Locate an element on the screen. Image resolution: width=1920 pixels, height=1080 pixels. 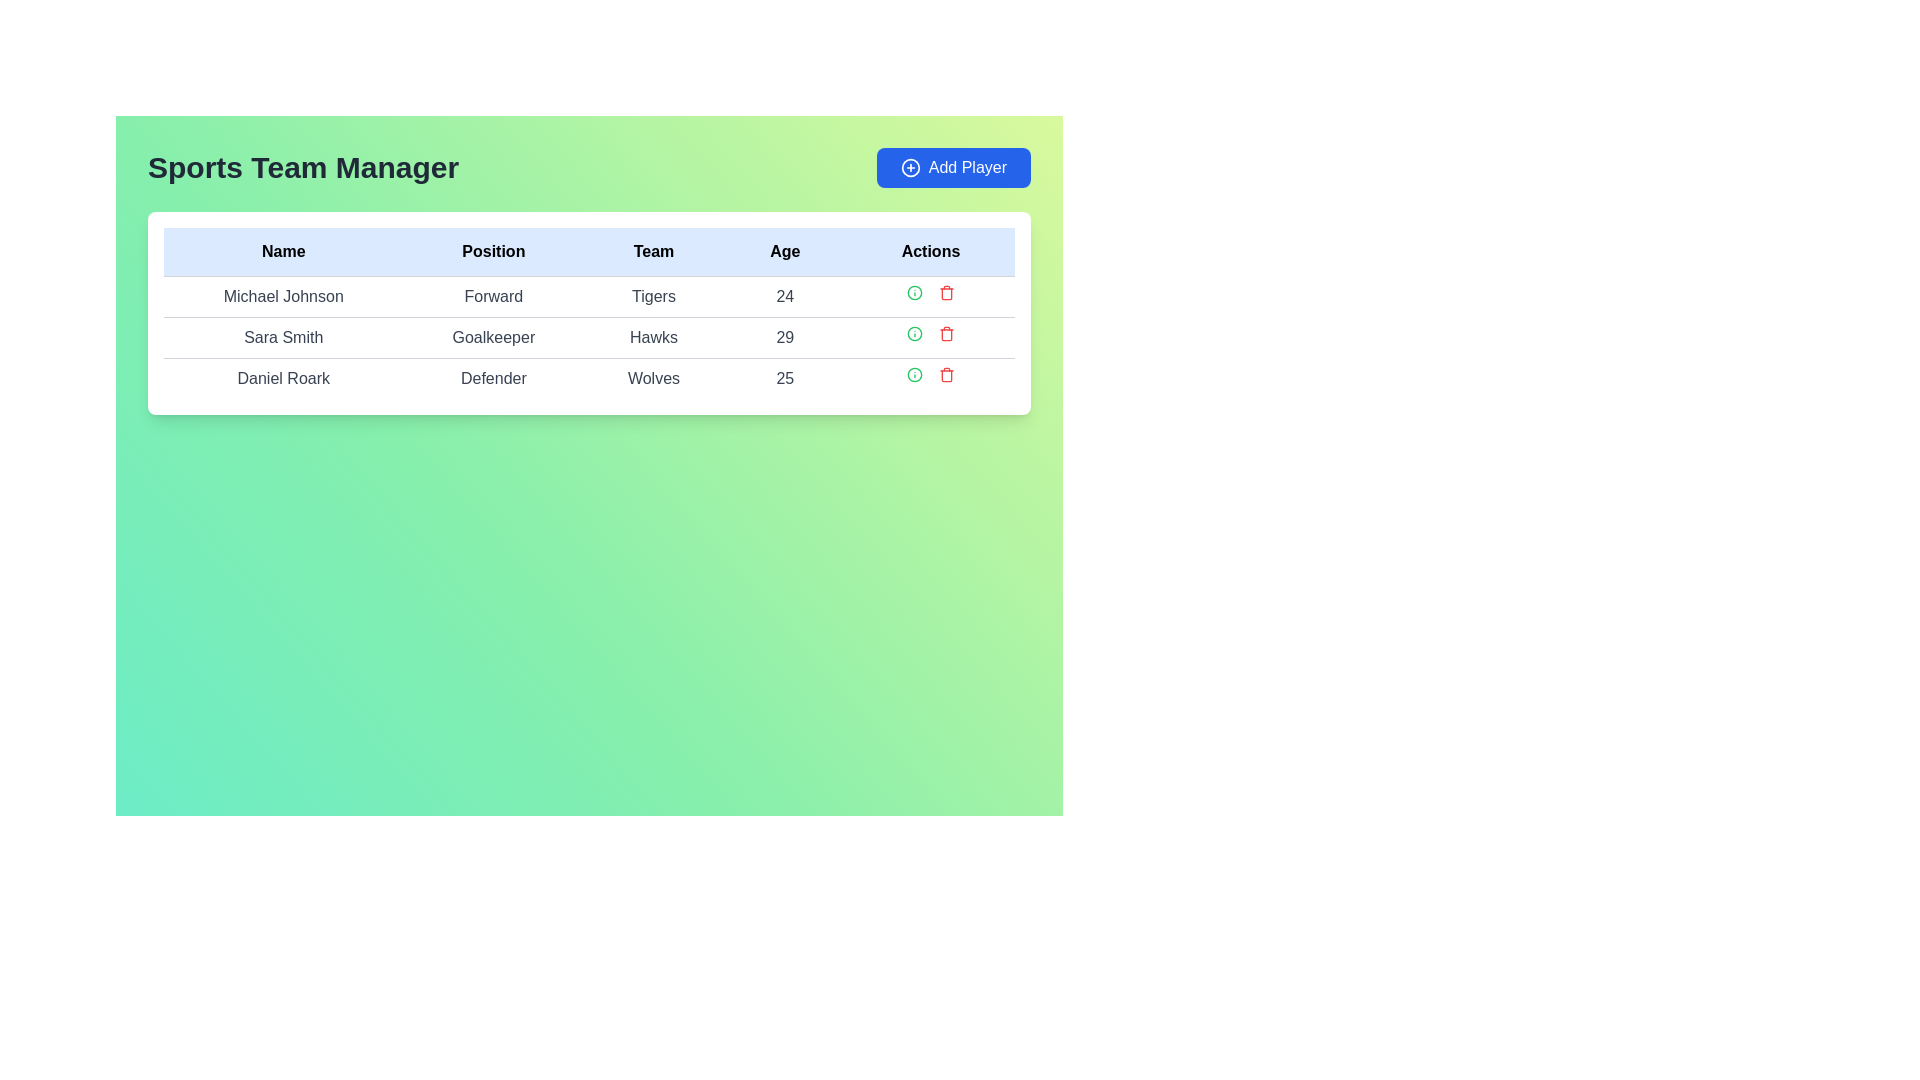
the label displaying the text 'Daniel Roark', which is located in the first cell of the last row of the player information table under the 'Name' column is located at coordinates (282, 378).